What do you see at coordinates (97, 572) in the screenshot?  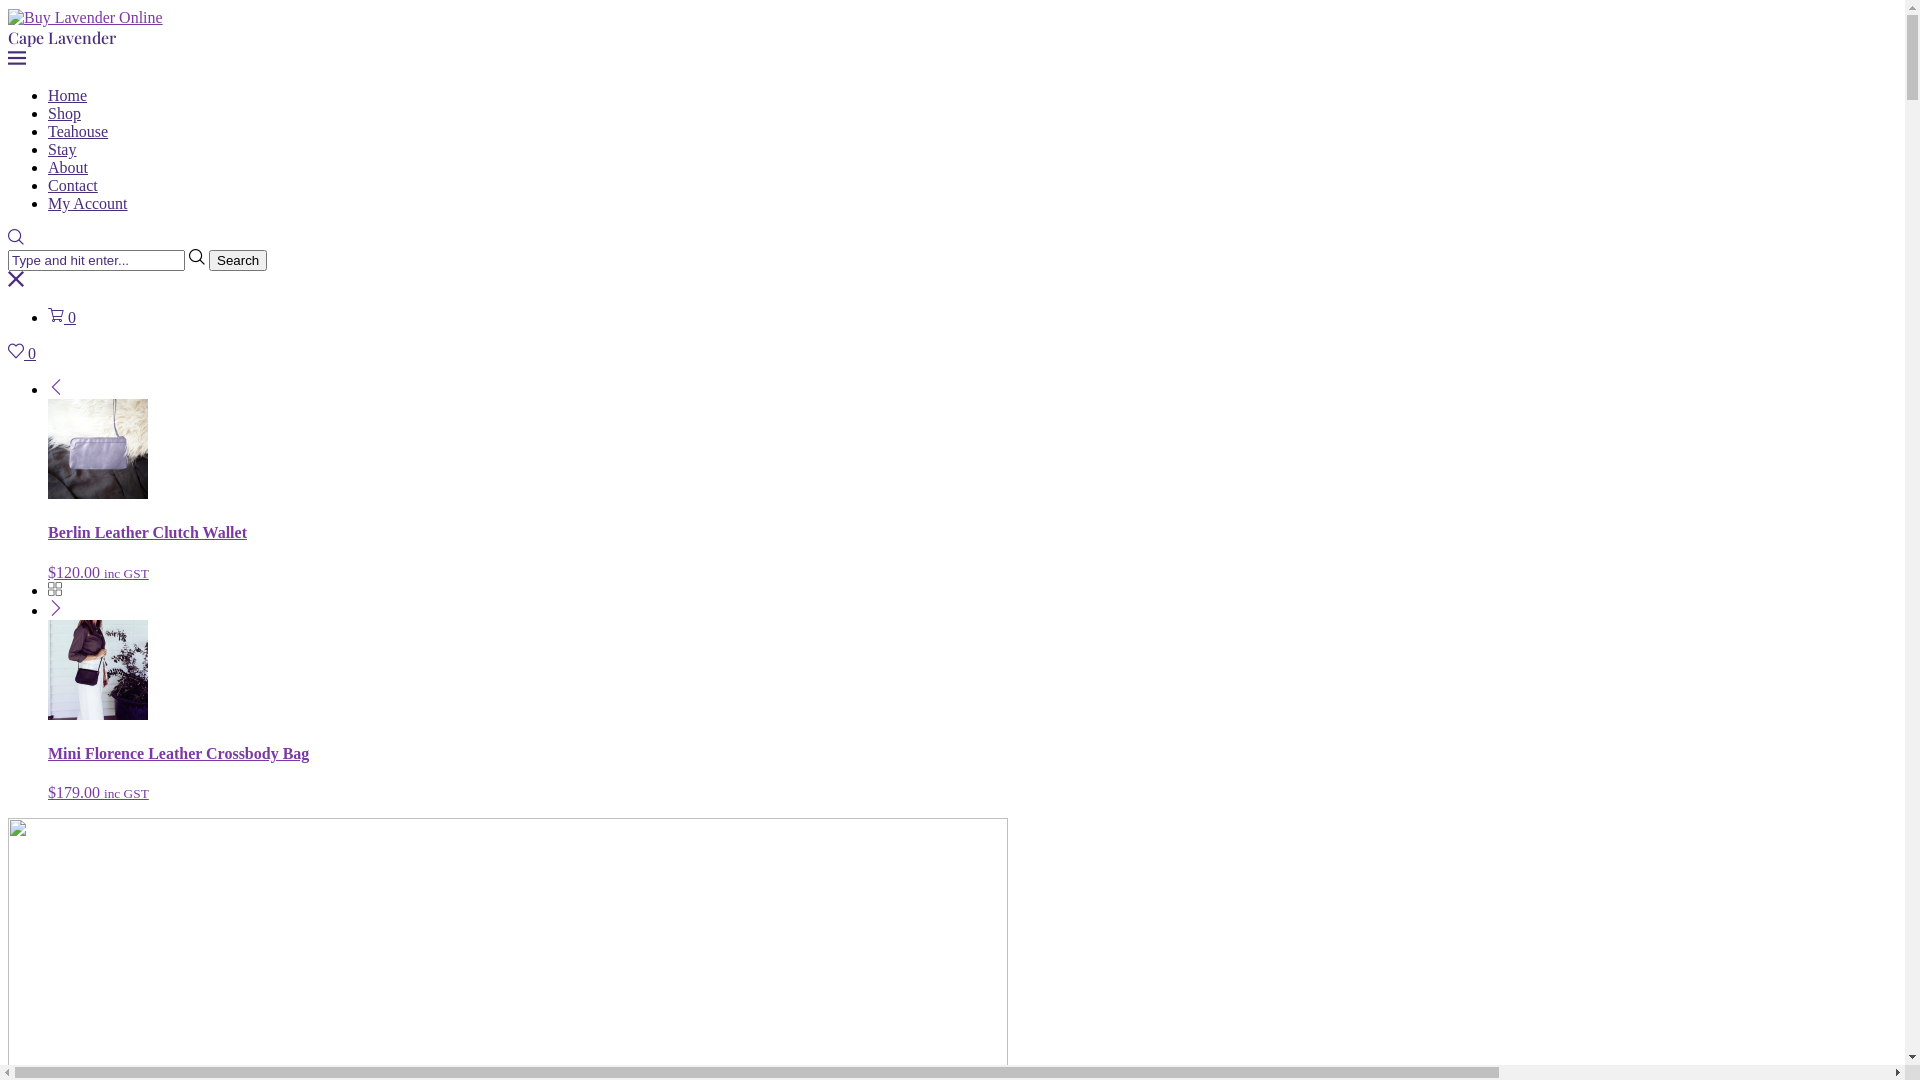 I see `'$120.00 inc GST'` at bounding box center [97, 572].